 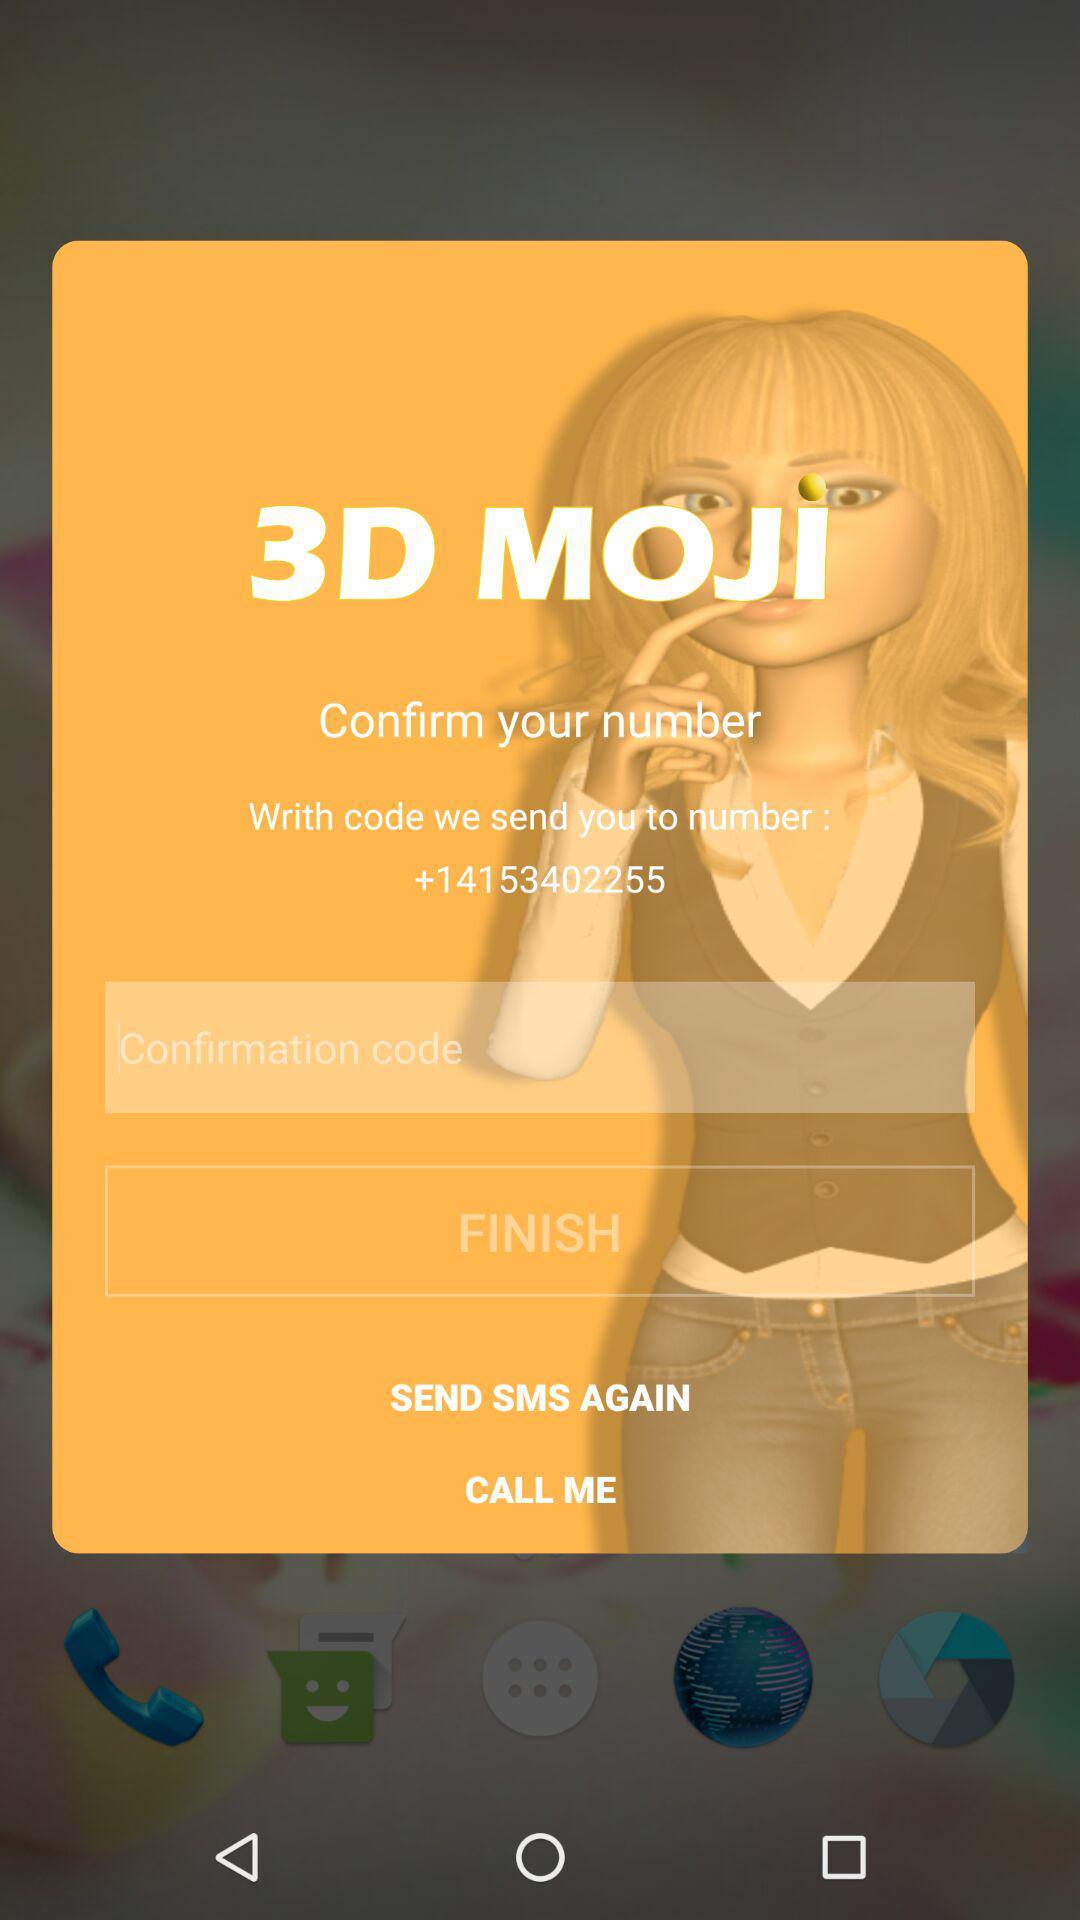 What do you see at coordinates (540, 1395) in the screenshot?
I see `send sms again icon` at bounding box center [540, 1395].